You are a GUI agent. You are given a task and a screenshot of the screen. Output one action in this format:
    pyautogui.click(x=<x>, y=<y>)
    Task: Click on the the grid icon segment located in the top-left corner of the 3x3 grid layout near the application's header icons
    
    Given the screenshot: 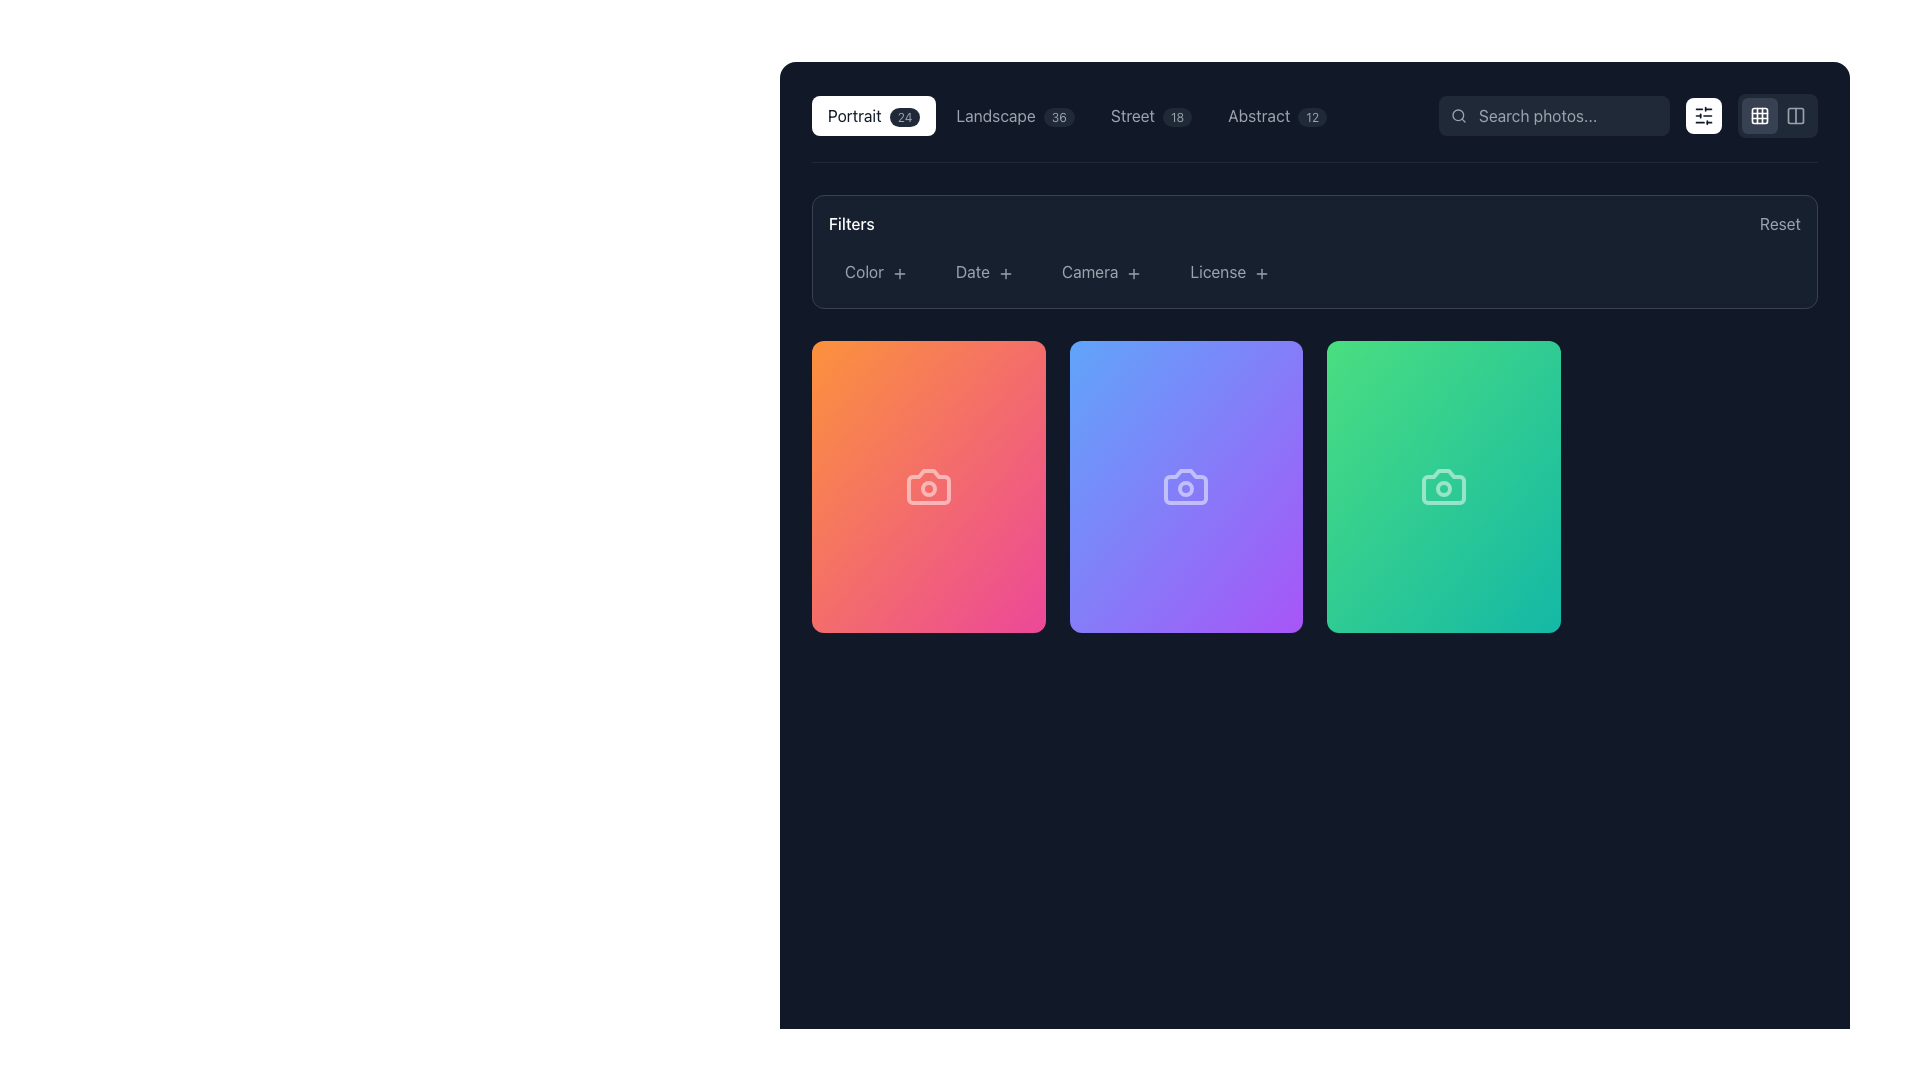 What is the action you would take?
    pyautogui.click(x=1760, y=115)
    